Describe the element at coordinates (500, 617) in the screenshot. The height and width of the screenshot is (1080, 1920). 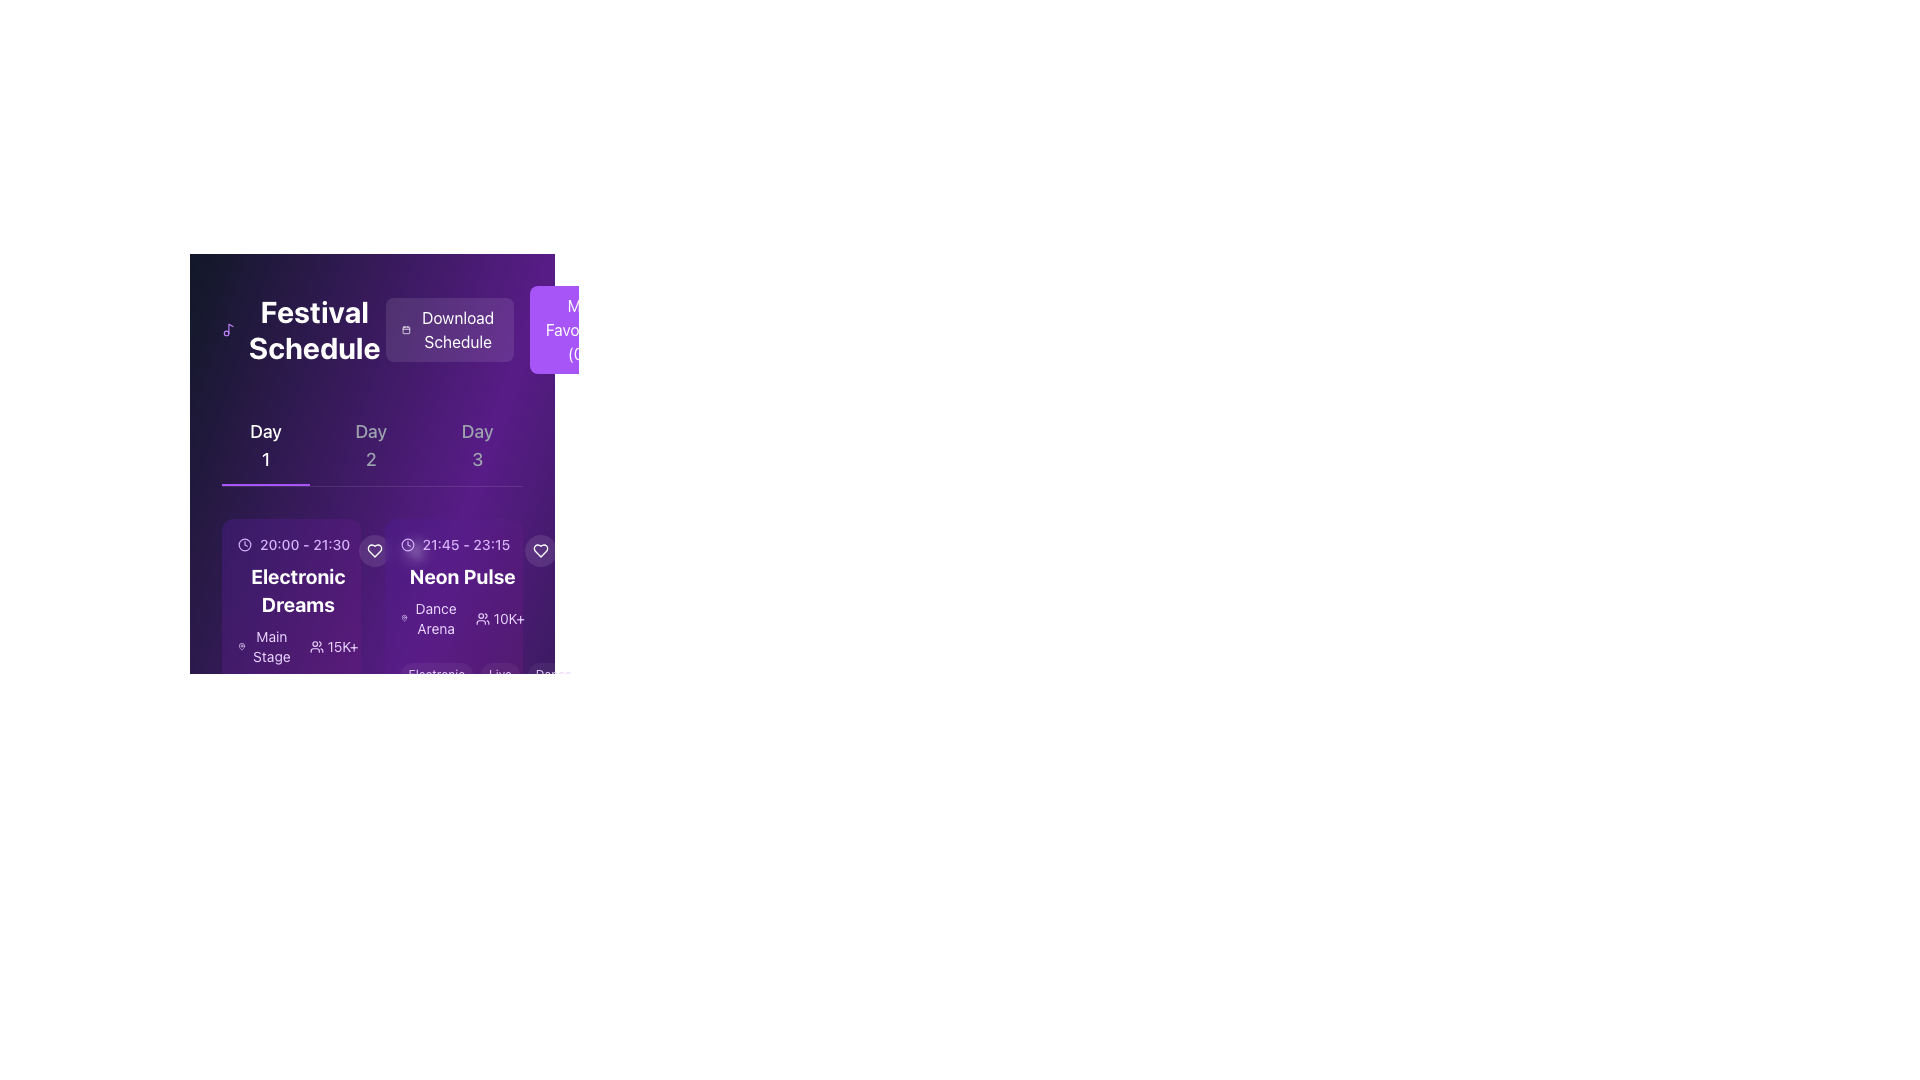
I see `the Text and Icon Label displaying the attendance or popularity metric for the Neon Pulse event listed under Day 1 in the Festival Schedule` at that location.